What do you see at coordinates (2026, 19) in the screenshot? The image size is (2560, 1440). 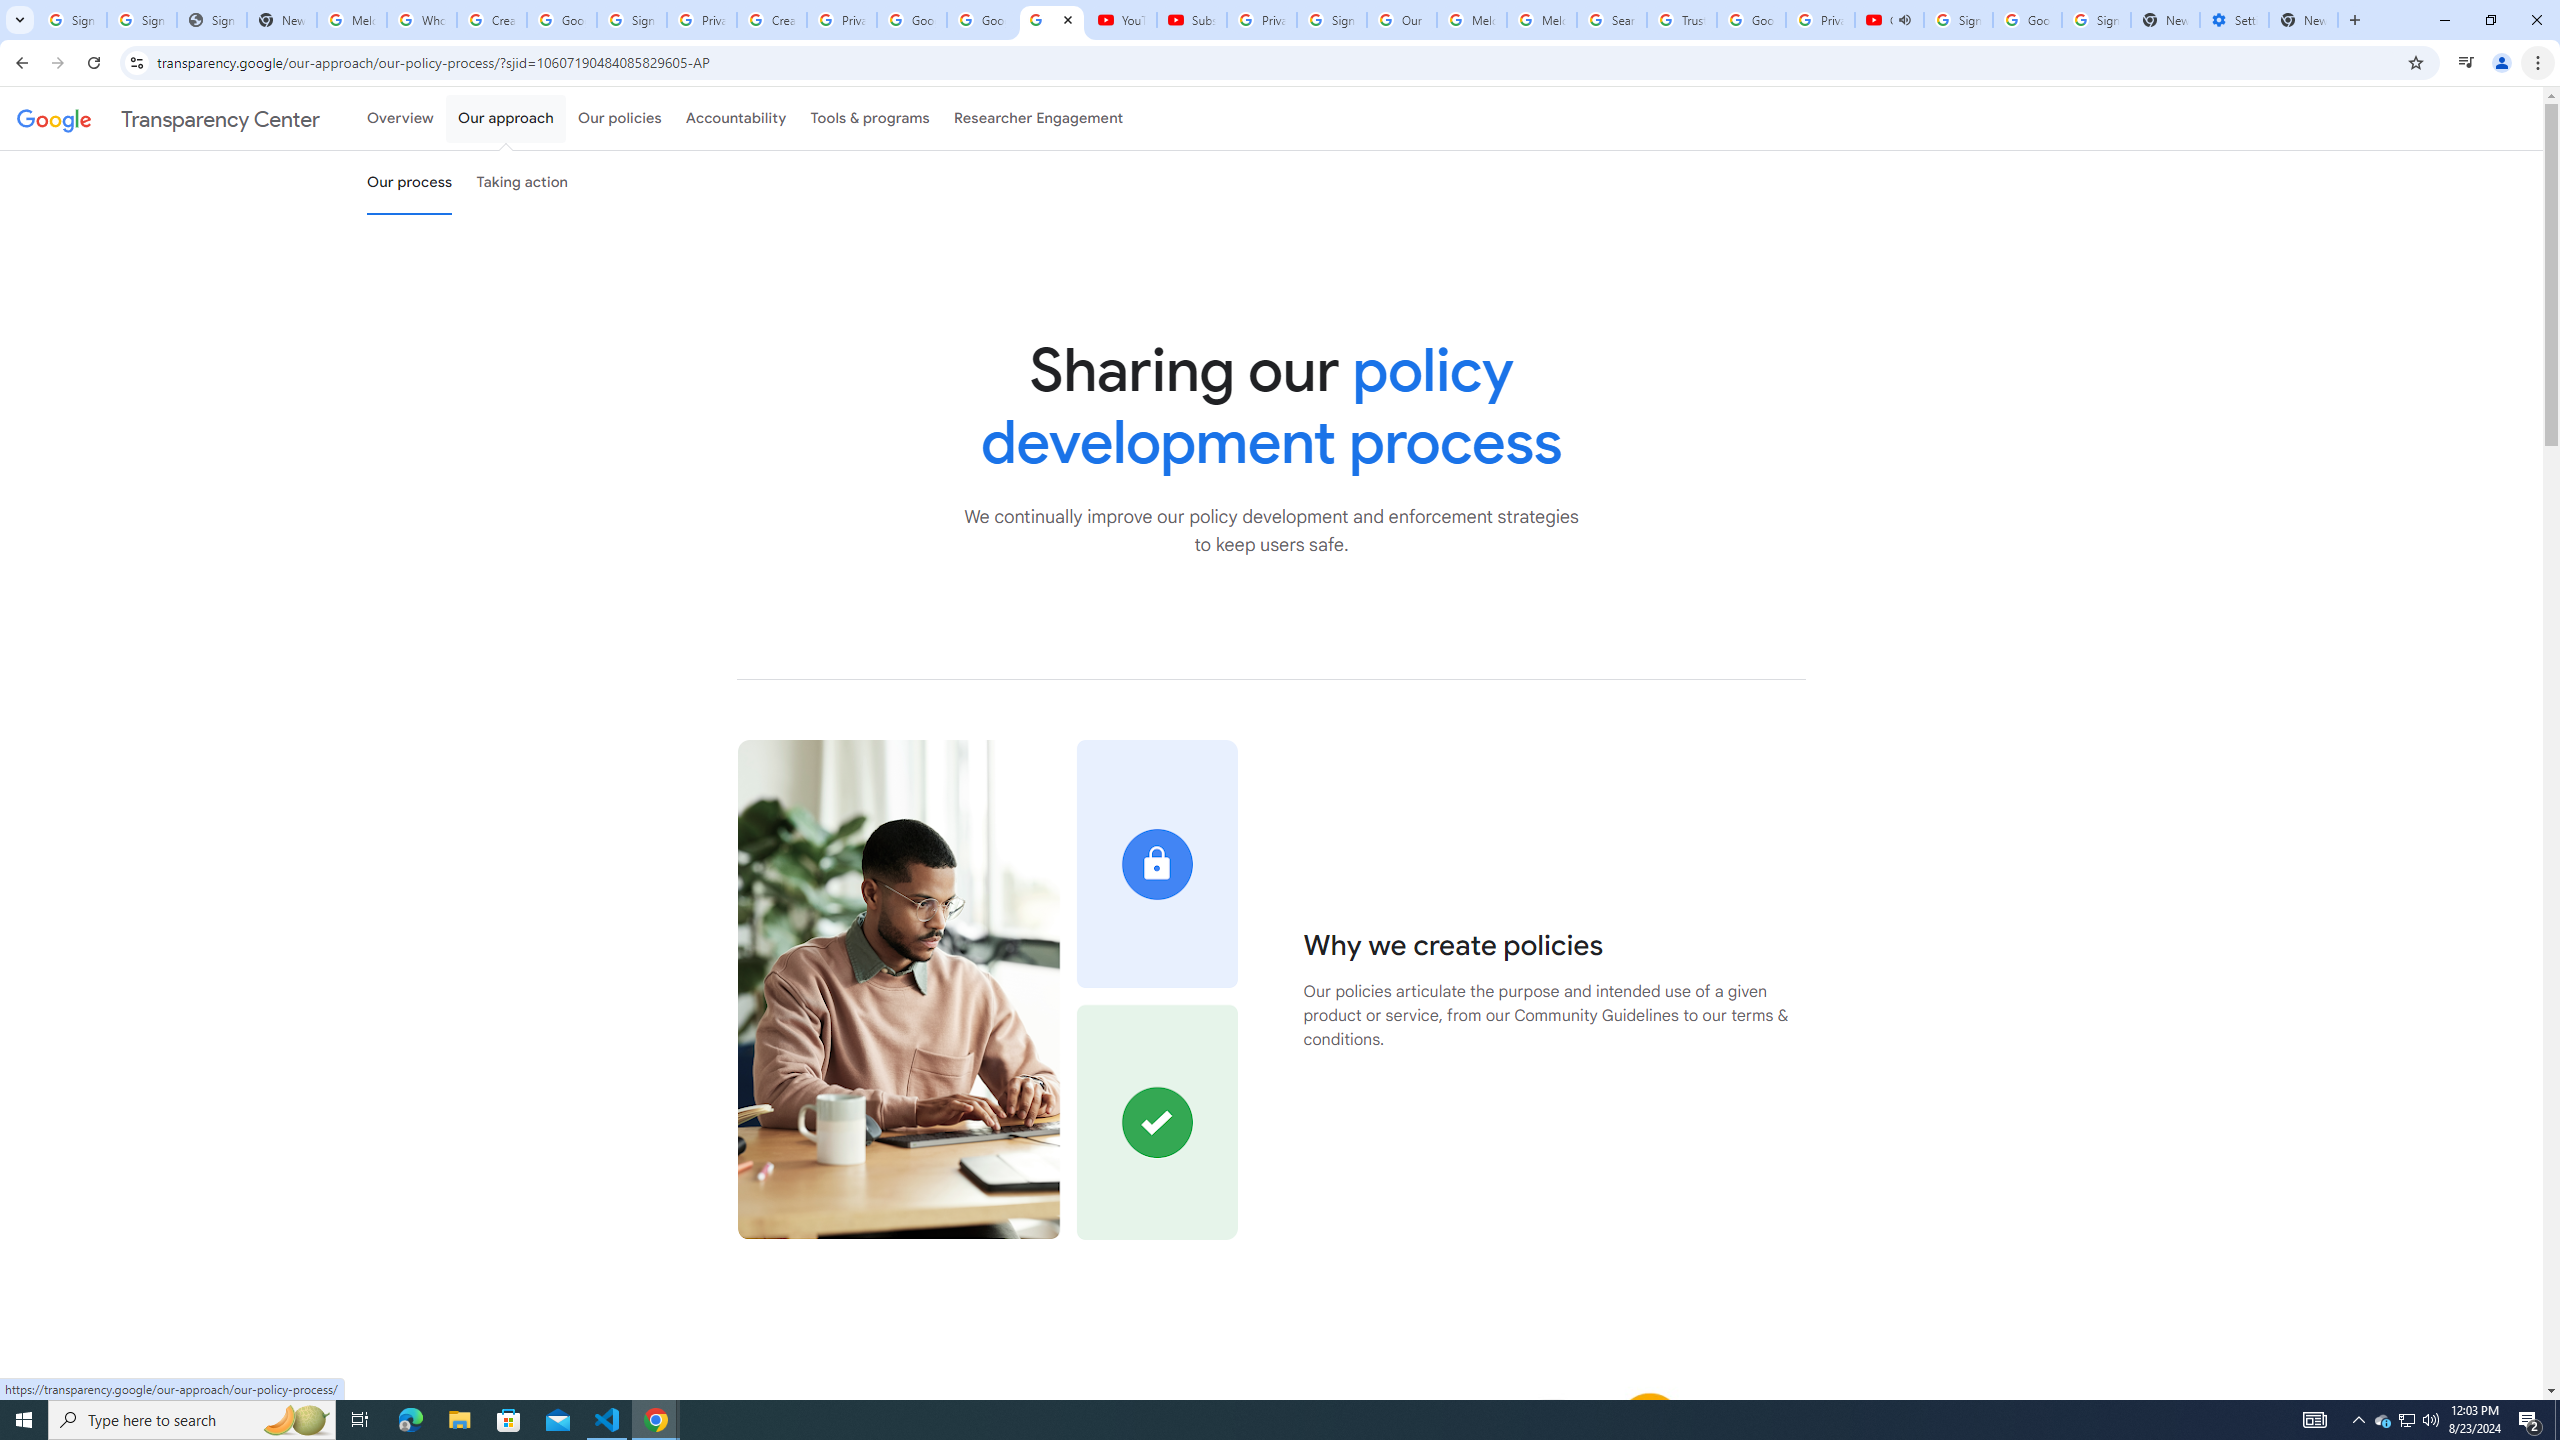 I see `'Google Cybersecurity Innovations - Google Safety Center'` at bounding box center [2026, 19].